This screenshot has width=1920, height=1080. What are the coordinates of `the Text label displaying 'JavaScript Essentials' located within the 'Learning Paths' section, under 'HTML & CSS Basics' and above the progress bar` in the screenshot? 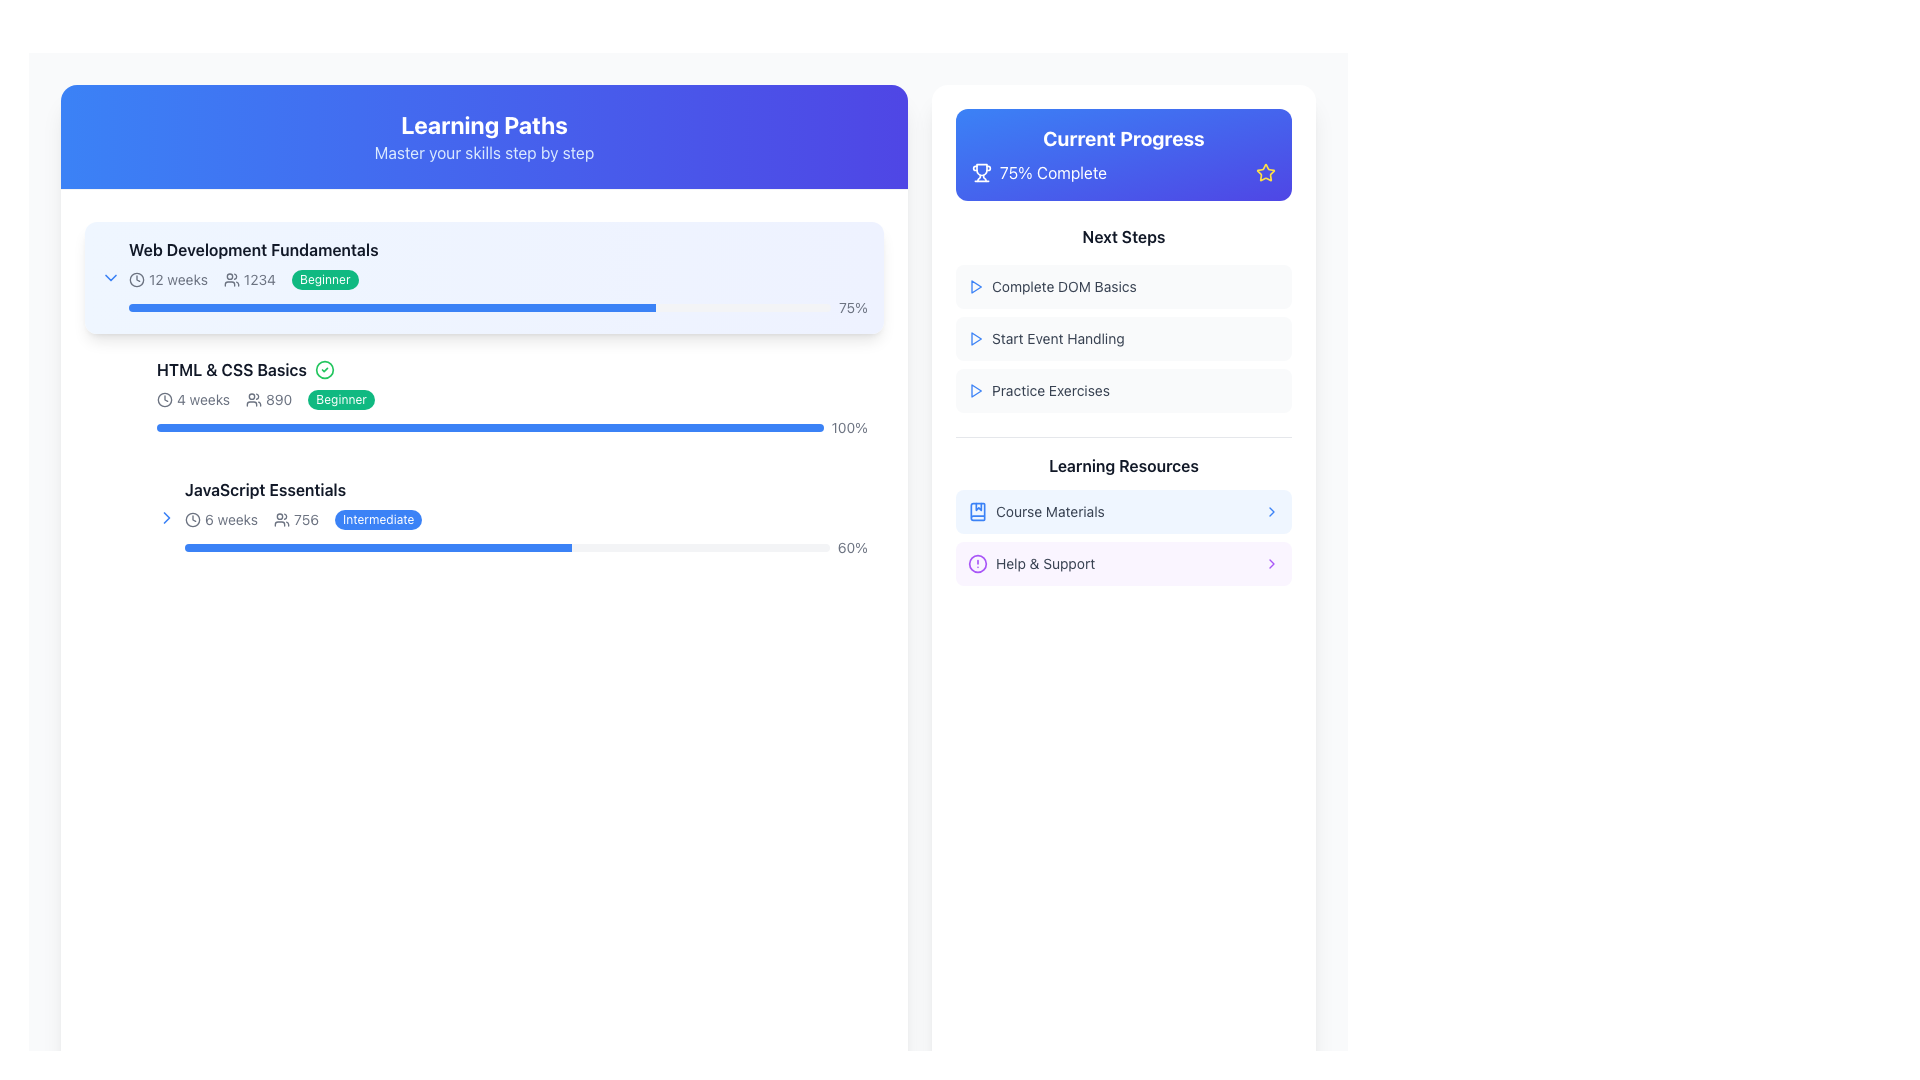 It's located at (264, 489).